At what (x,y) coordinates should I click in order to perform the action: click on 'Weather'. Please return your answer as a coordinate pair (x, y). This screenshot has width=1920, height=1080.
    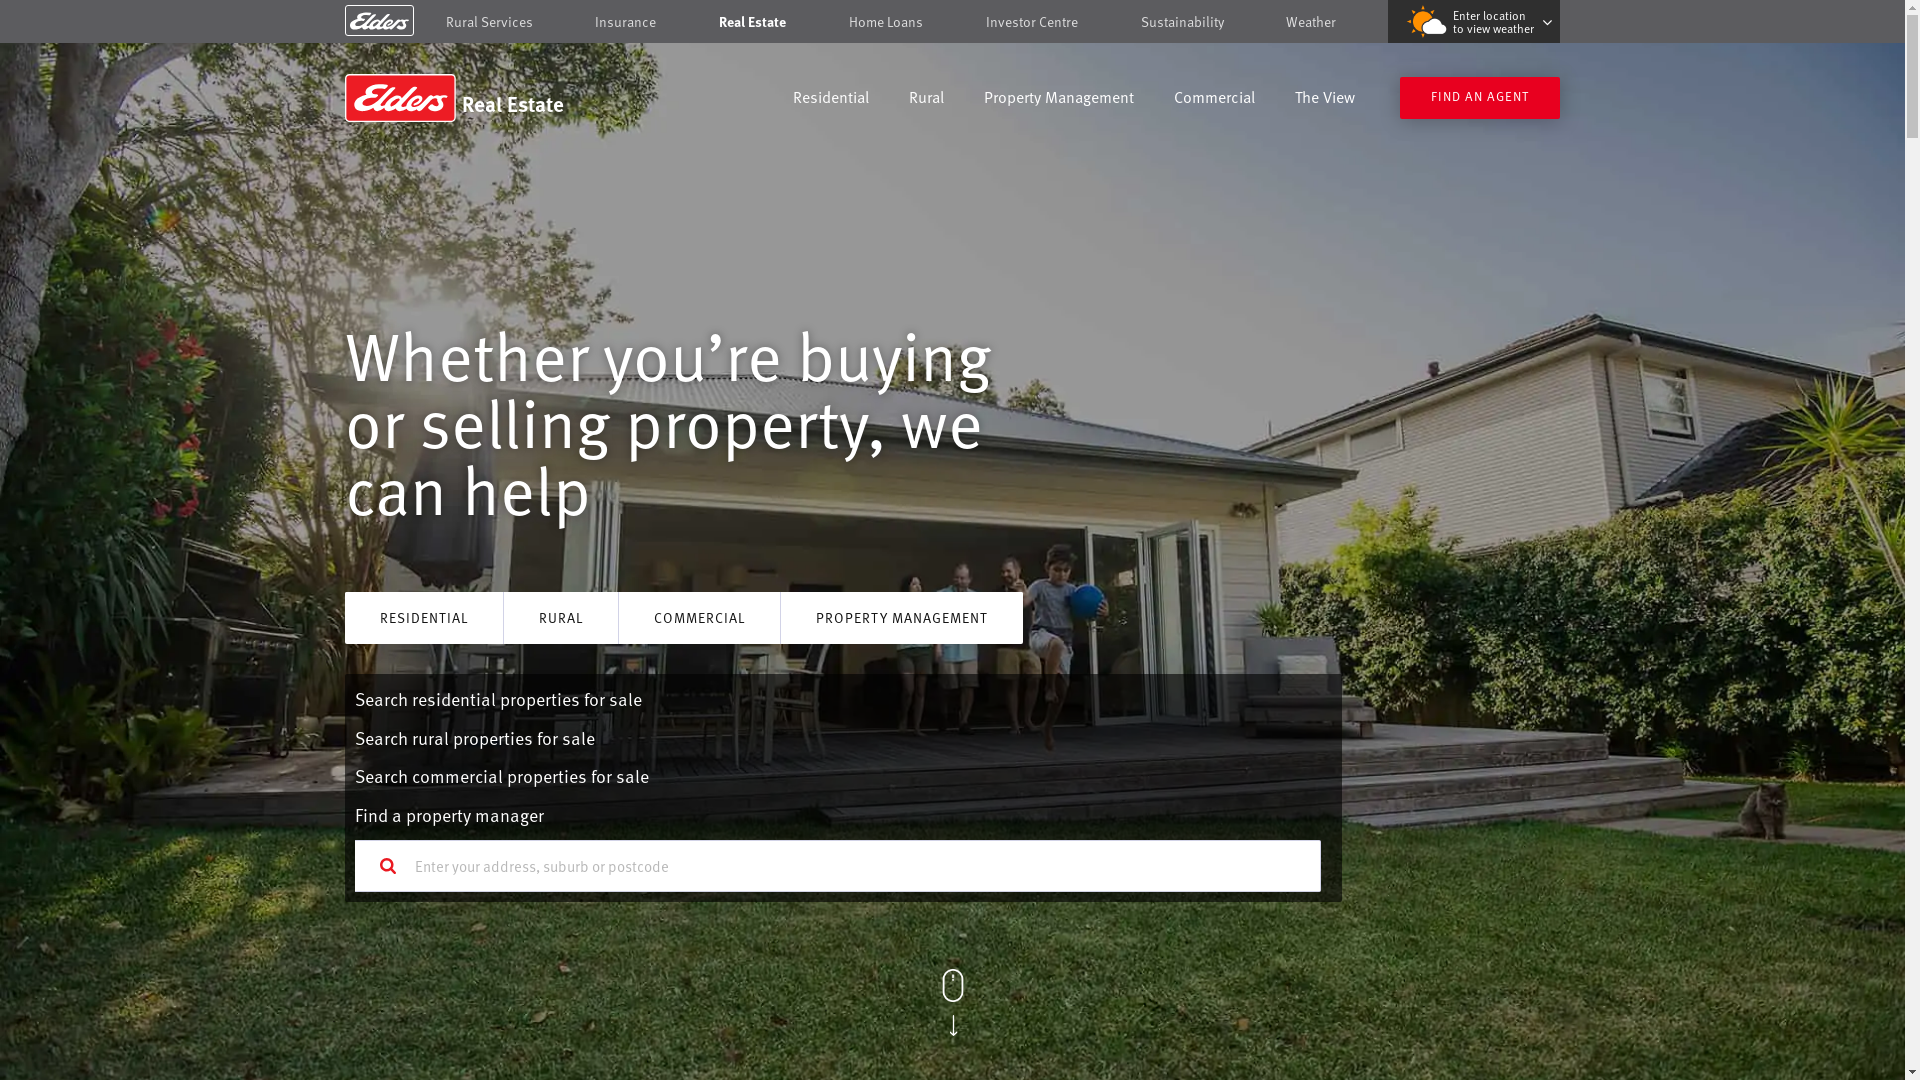
    Looking at the image, I should click on (1310, 21).